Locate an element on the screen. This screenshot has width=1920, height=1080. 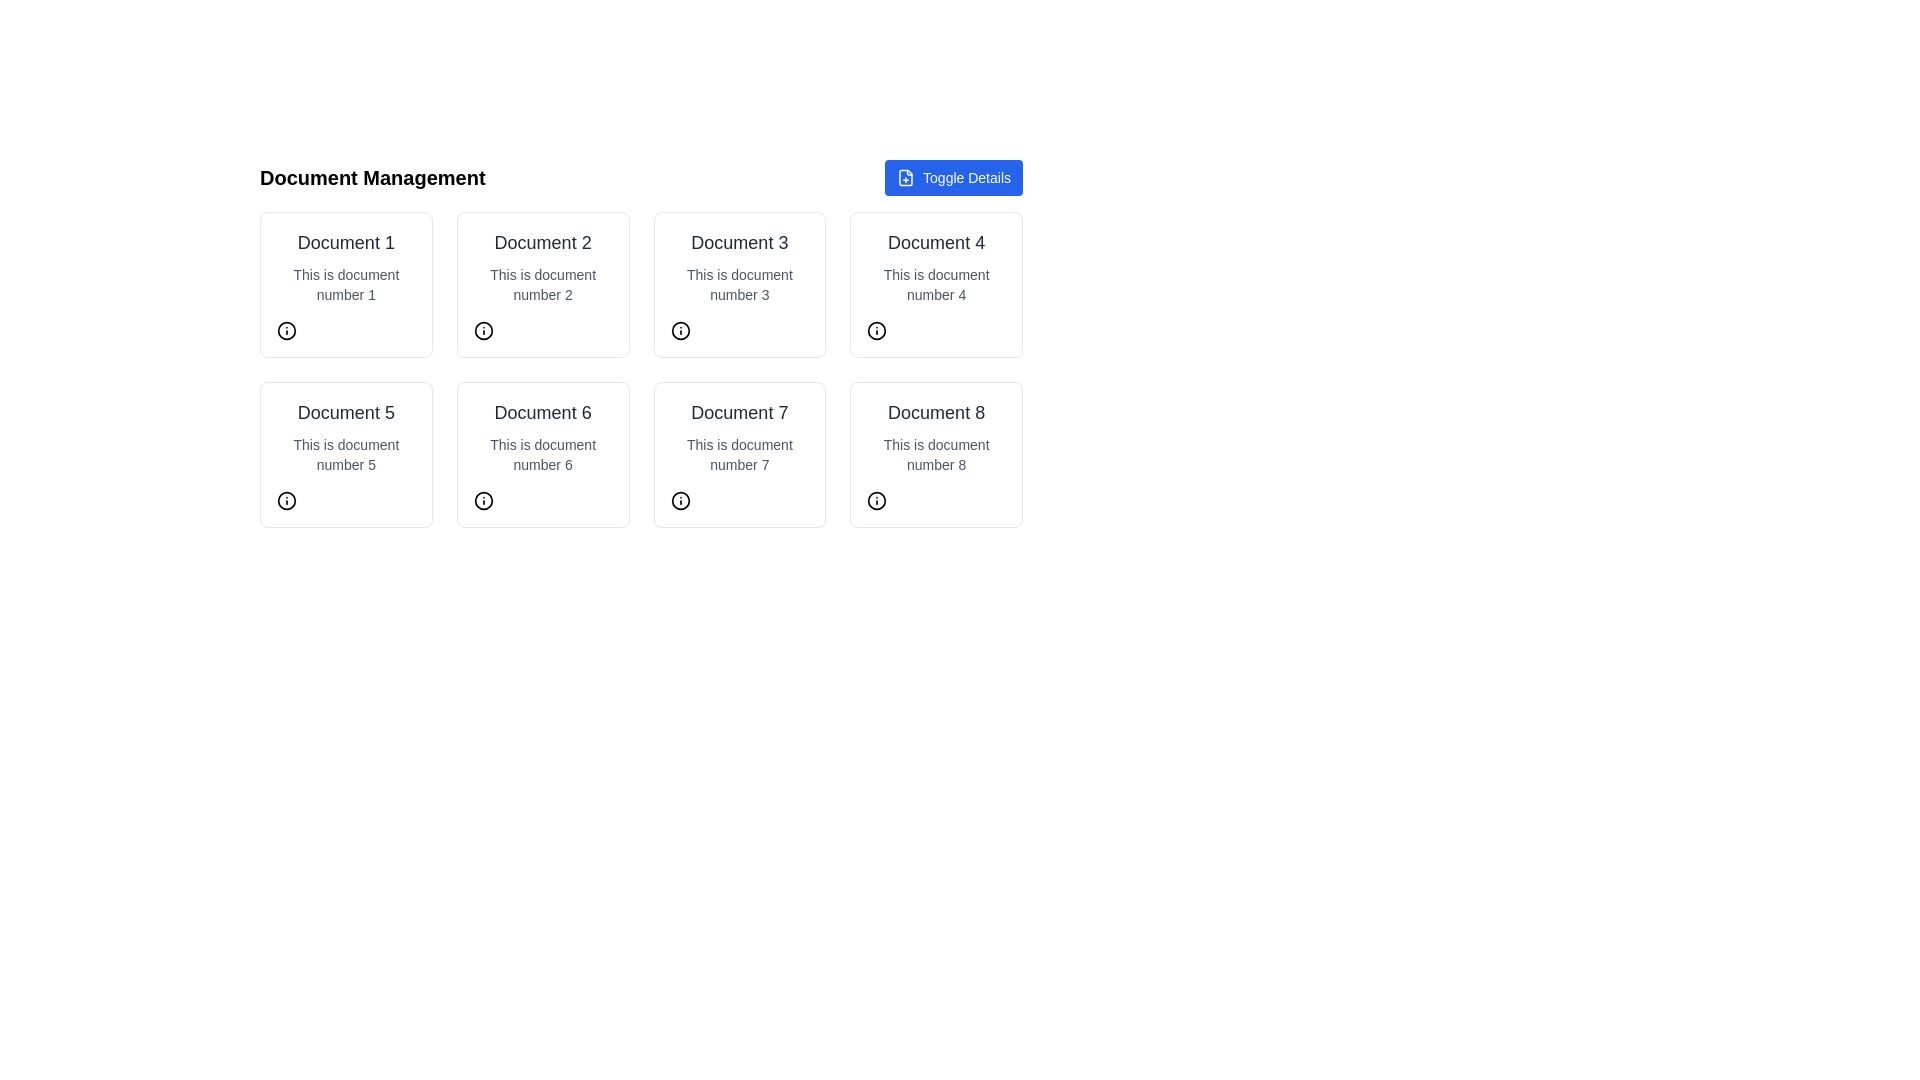
the card-like informational panel displaying the title and brief description of a document, located in the second row, first column of the grid layout is located at coordinates (346, 455).